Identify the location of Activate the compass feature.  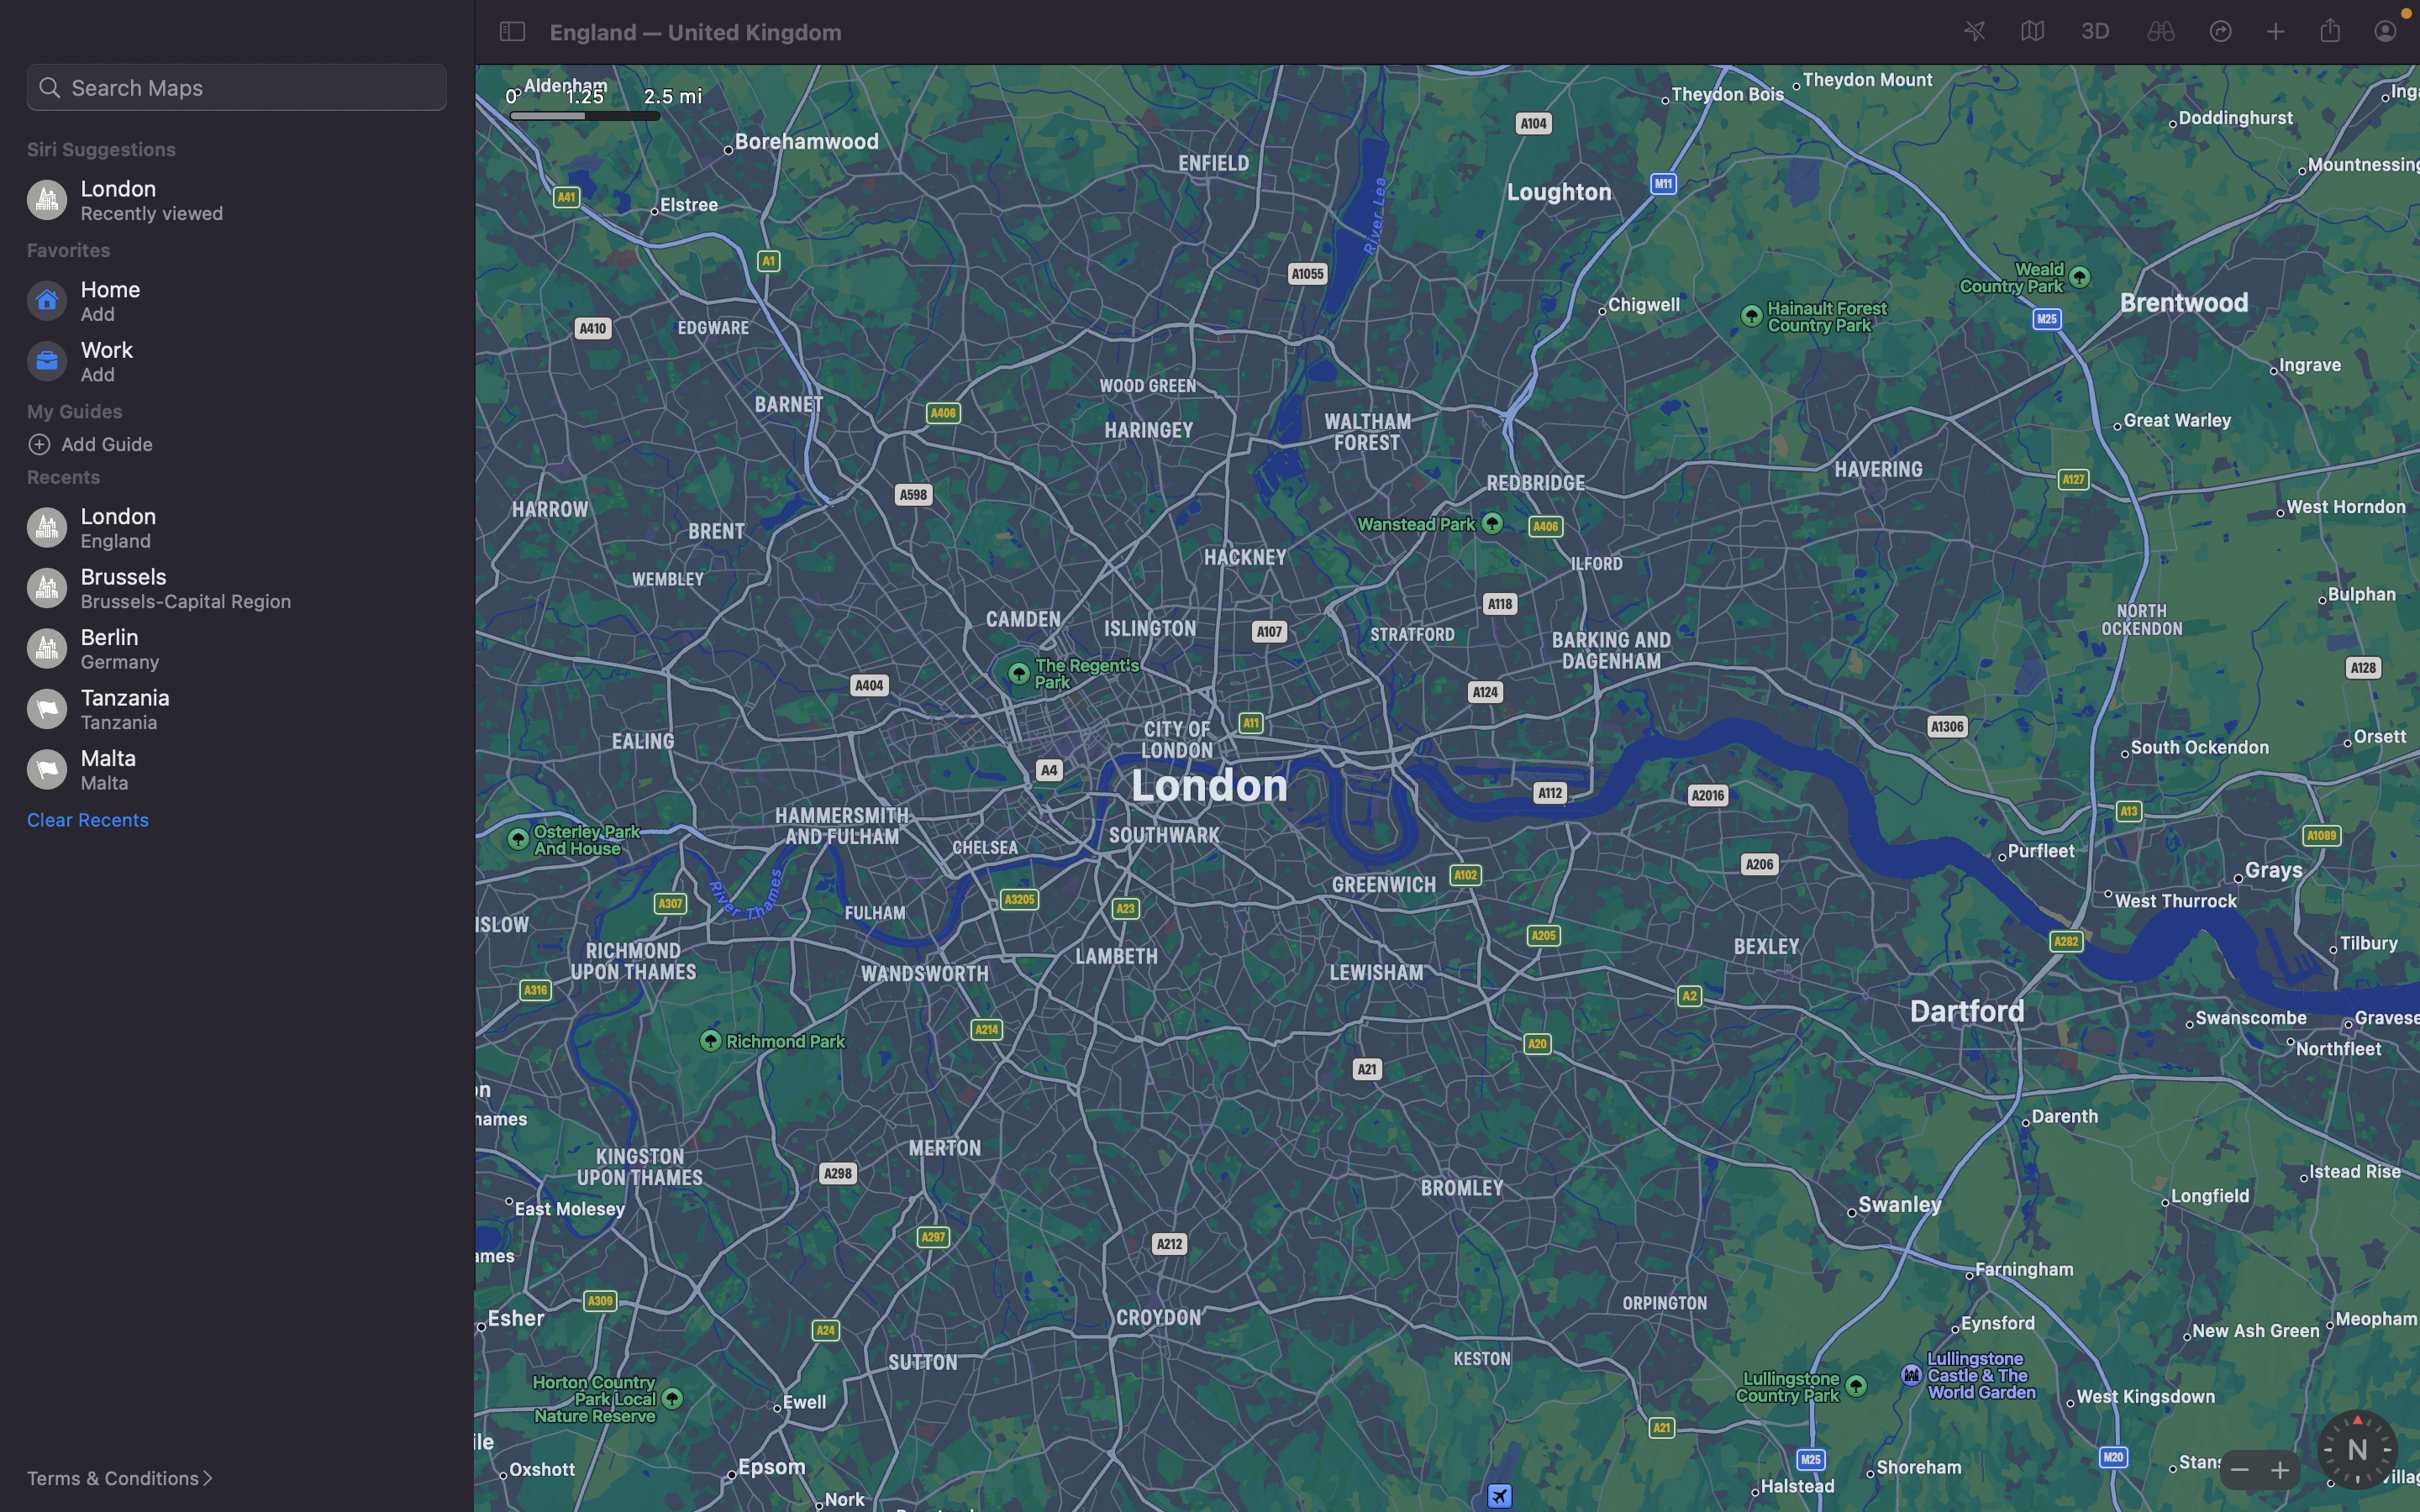
(2356, 1449).